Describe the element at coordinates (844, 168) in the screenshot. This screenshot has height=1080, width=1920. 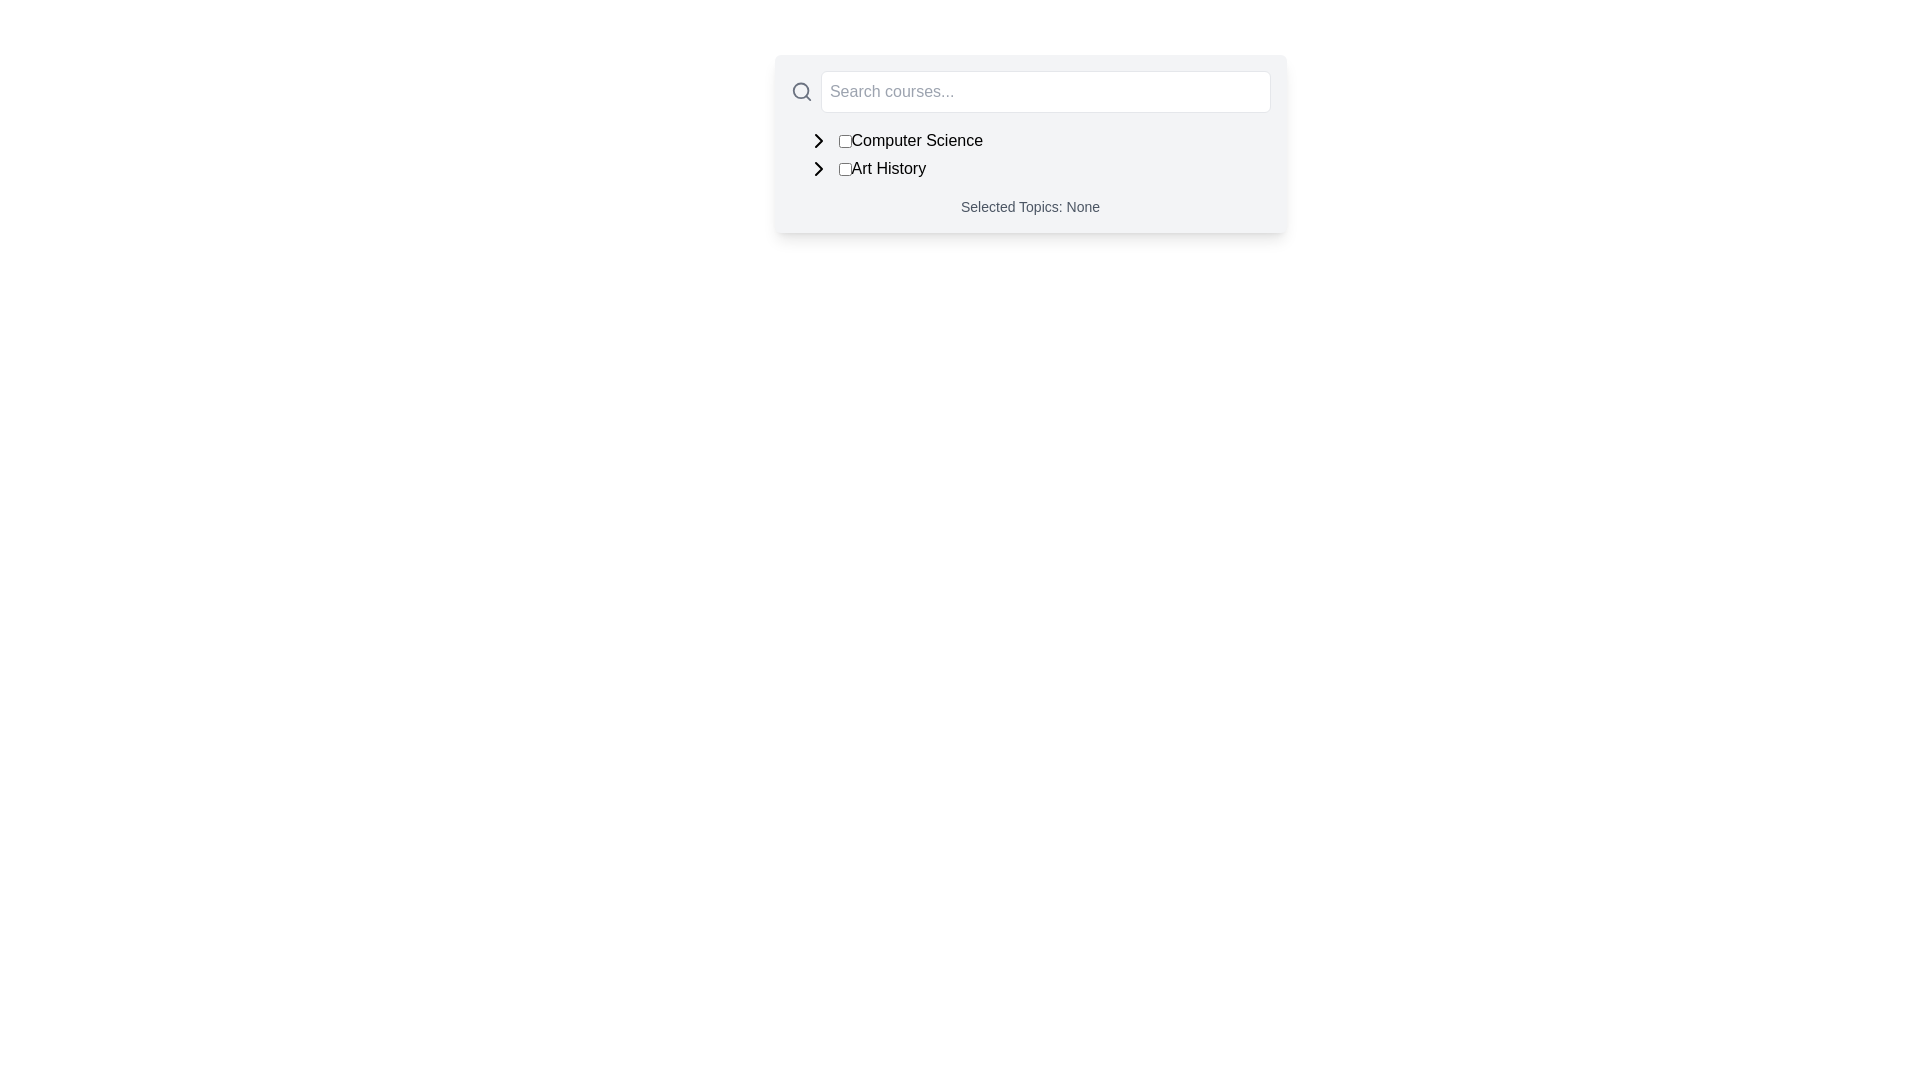
I see `the checkbox located within the 'Art History' list entry` at that location.